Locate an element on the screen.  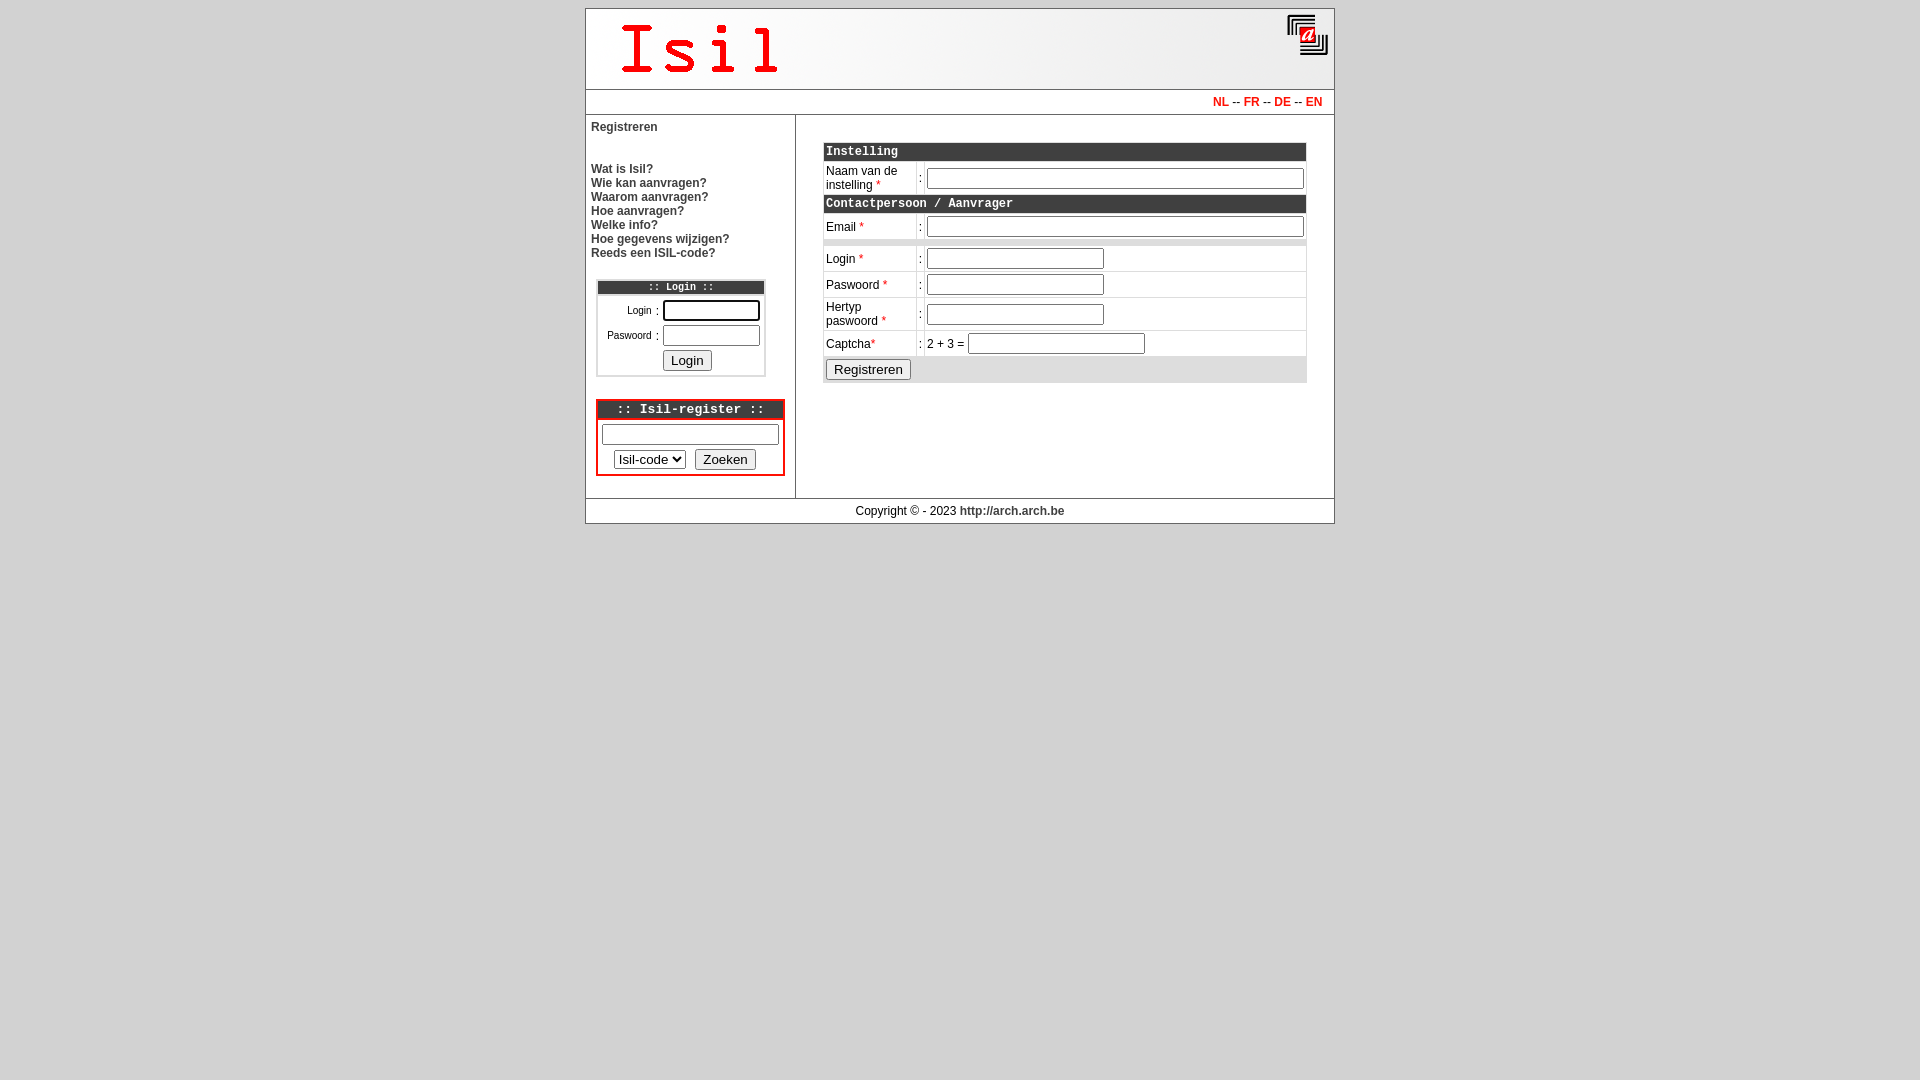
'Wie kan aanvragen?' is located at coordinates (648, 182).